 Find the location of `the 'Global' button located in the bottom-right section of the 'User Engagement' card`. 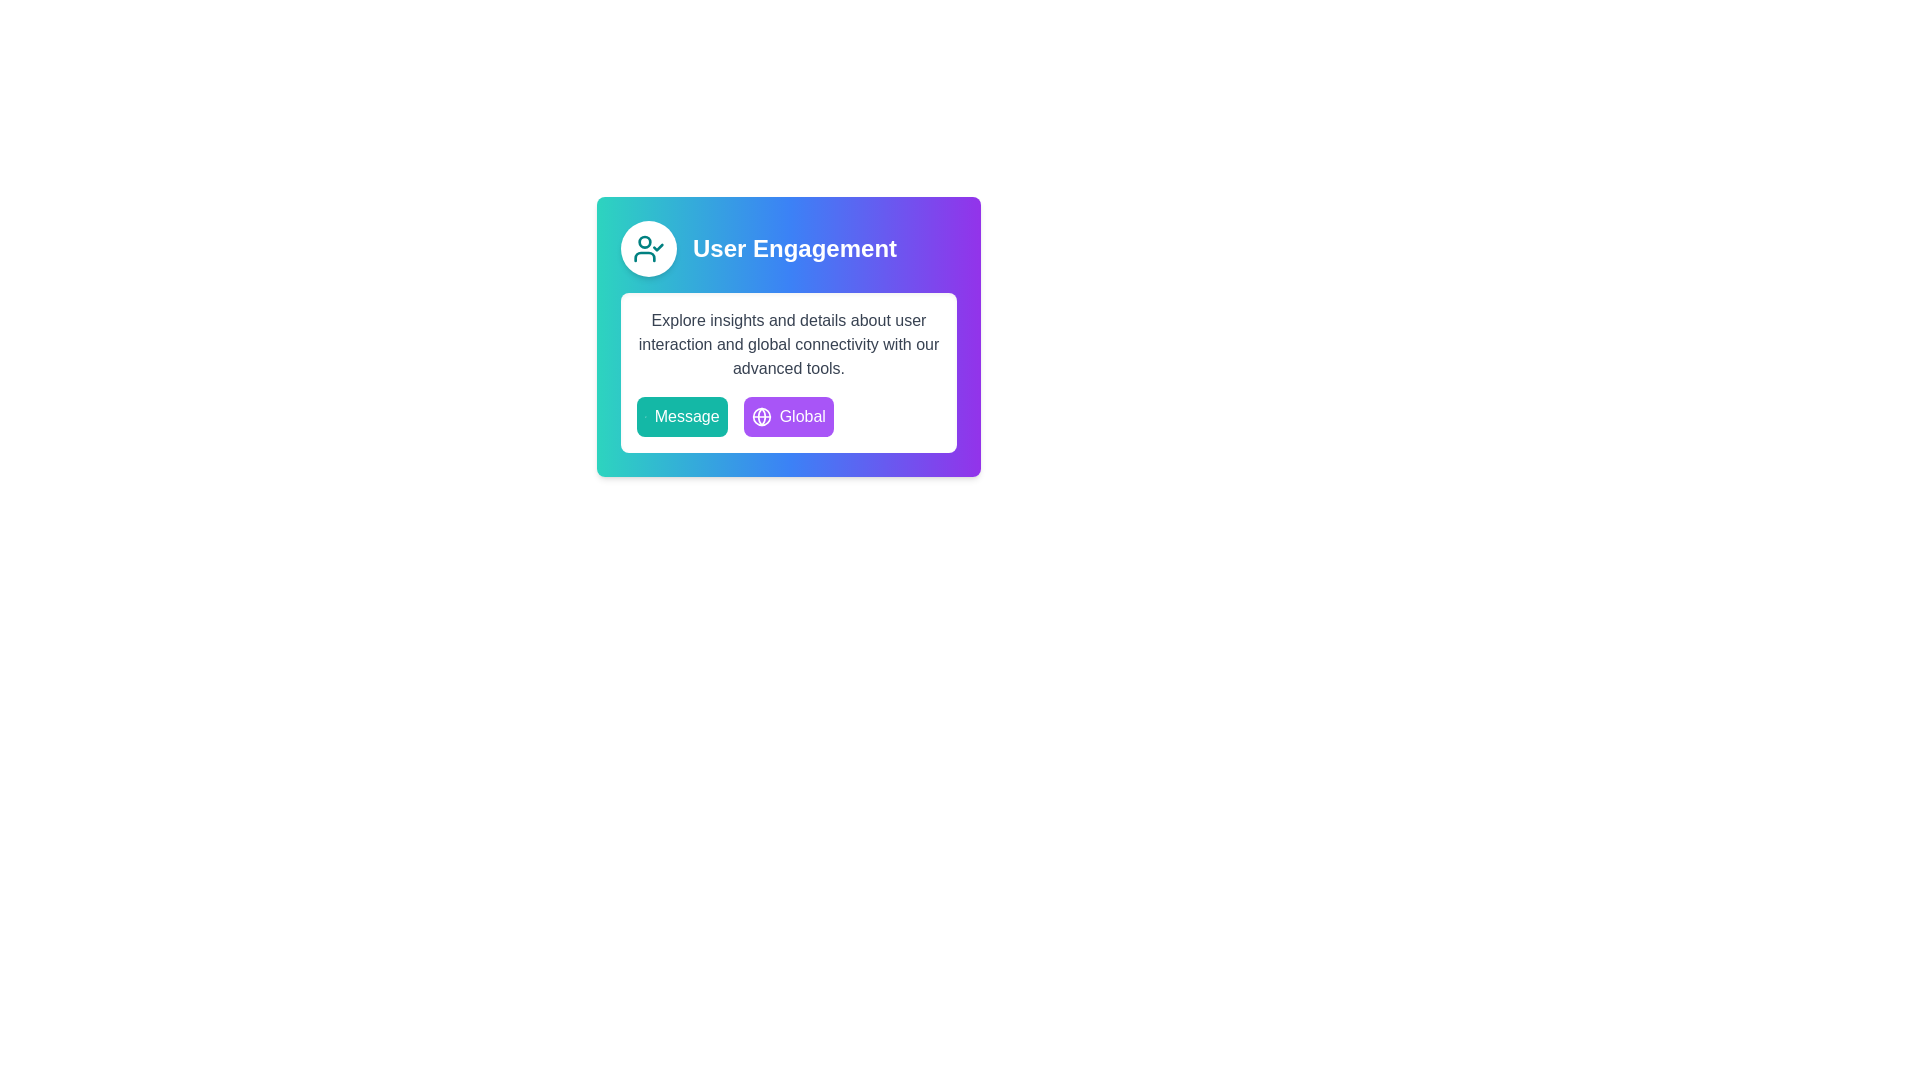

the 'Global' button located in the bottom-right section of the 'User Engagement' card is located at coordinates (787, 415).